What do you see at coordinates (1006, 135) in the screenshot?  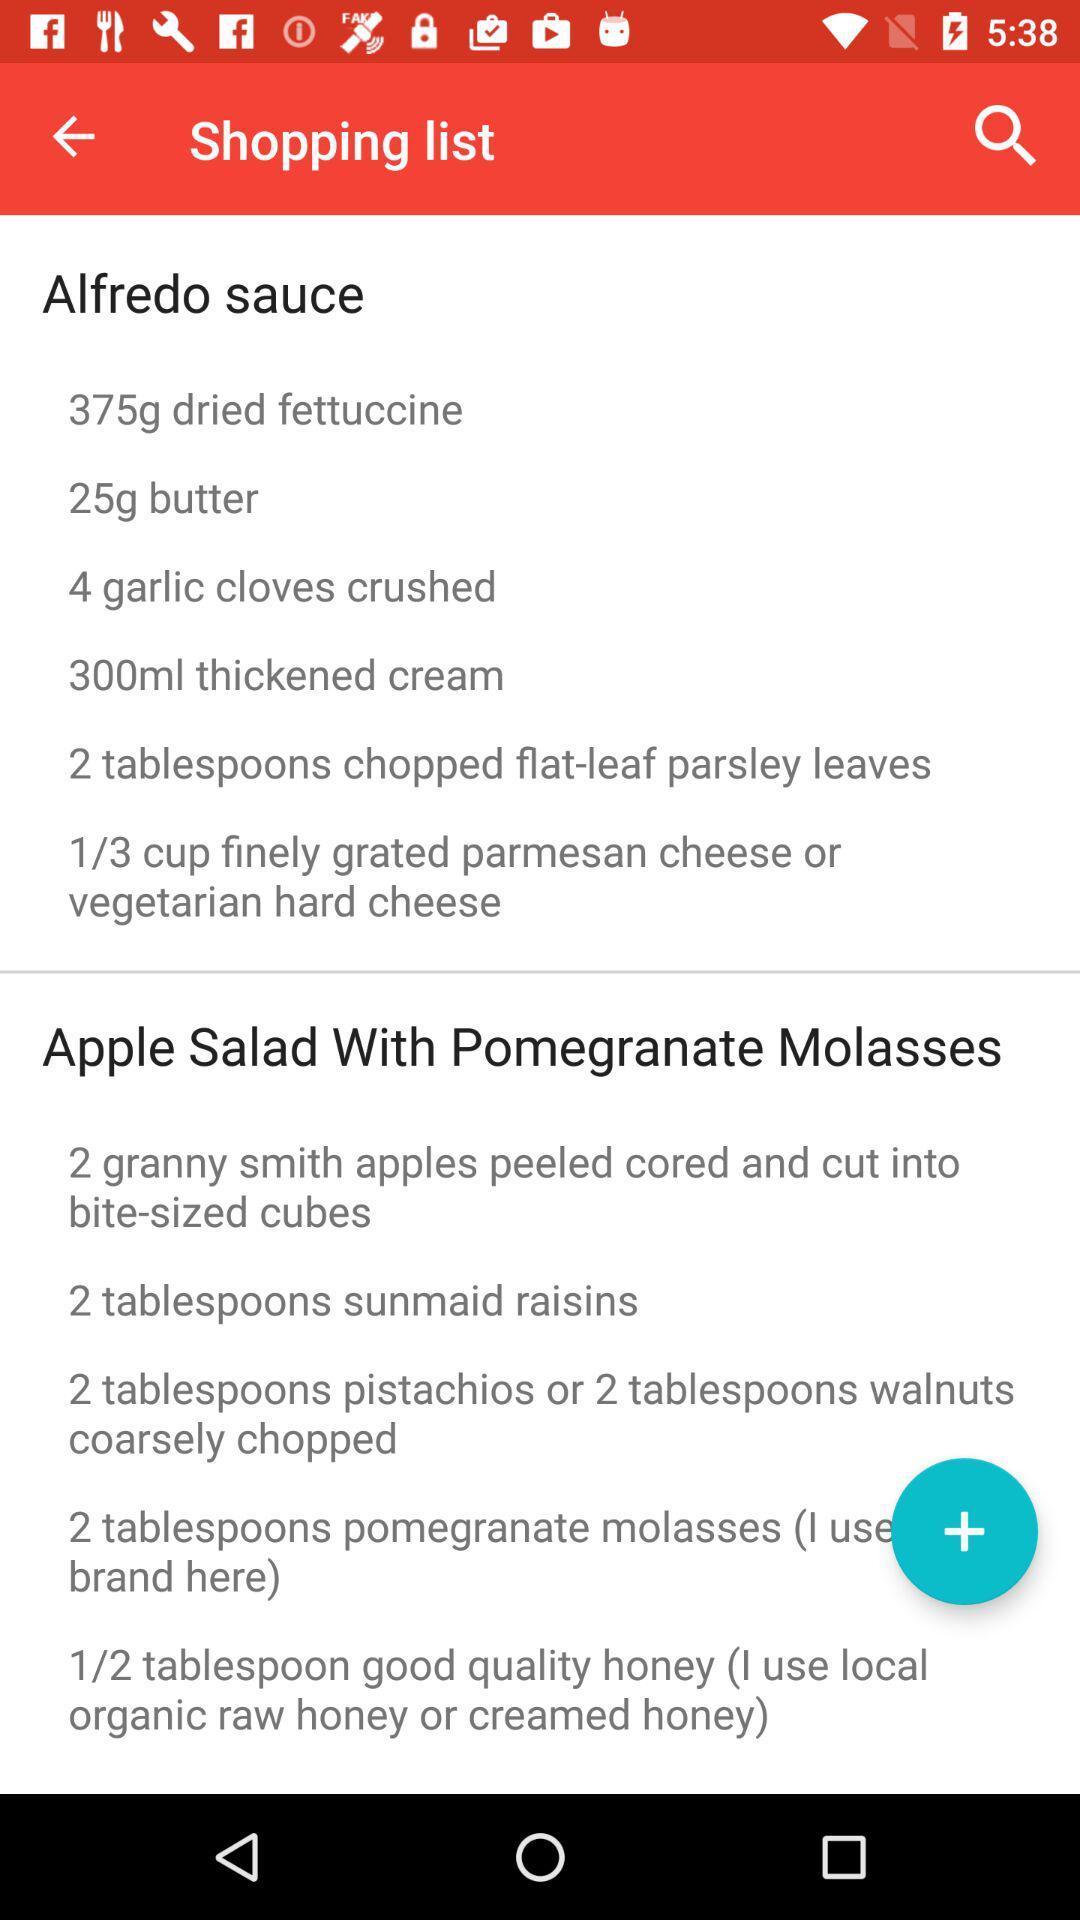 I see `icon above the 375g dried fettuccine item` at bounding box center [1006, 135].